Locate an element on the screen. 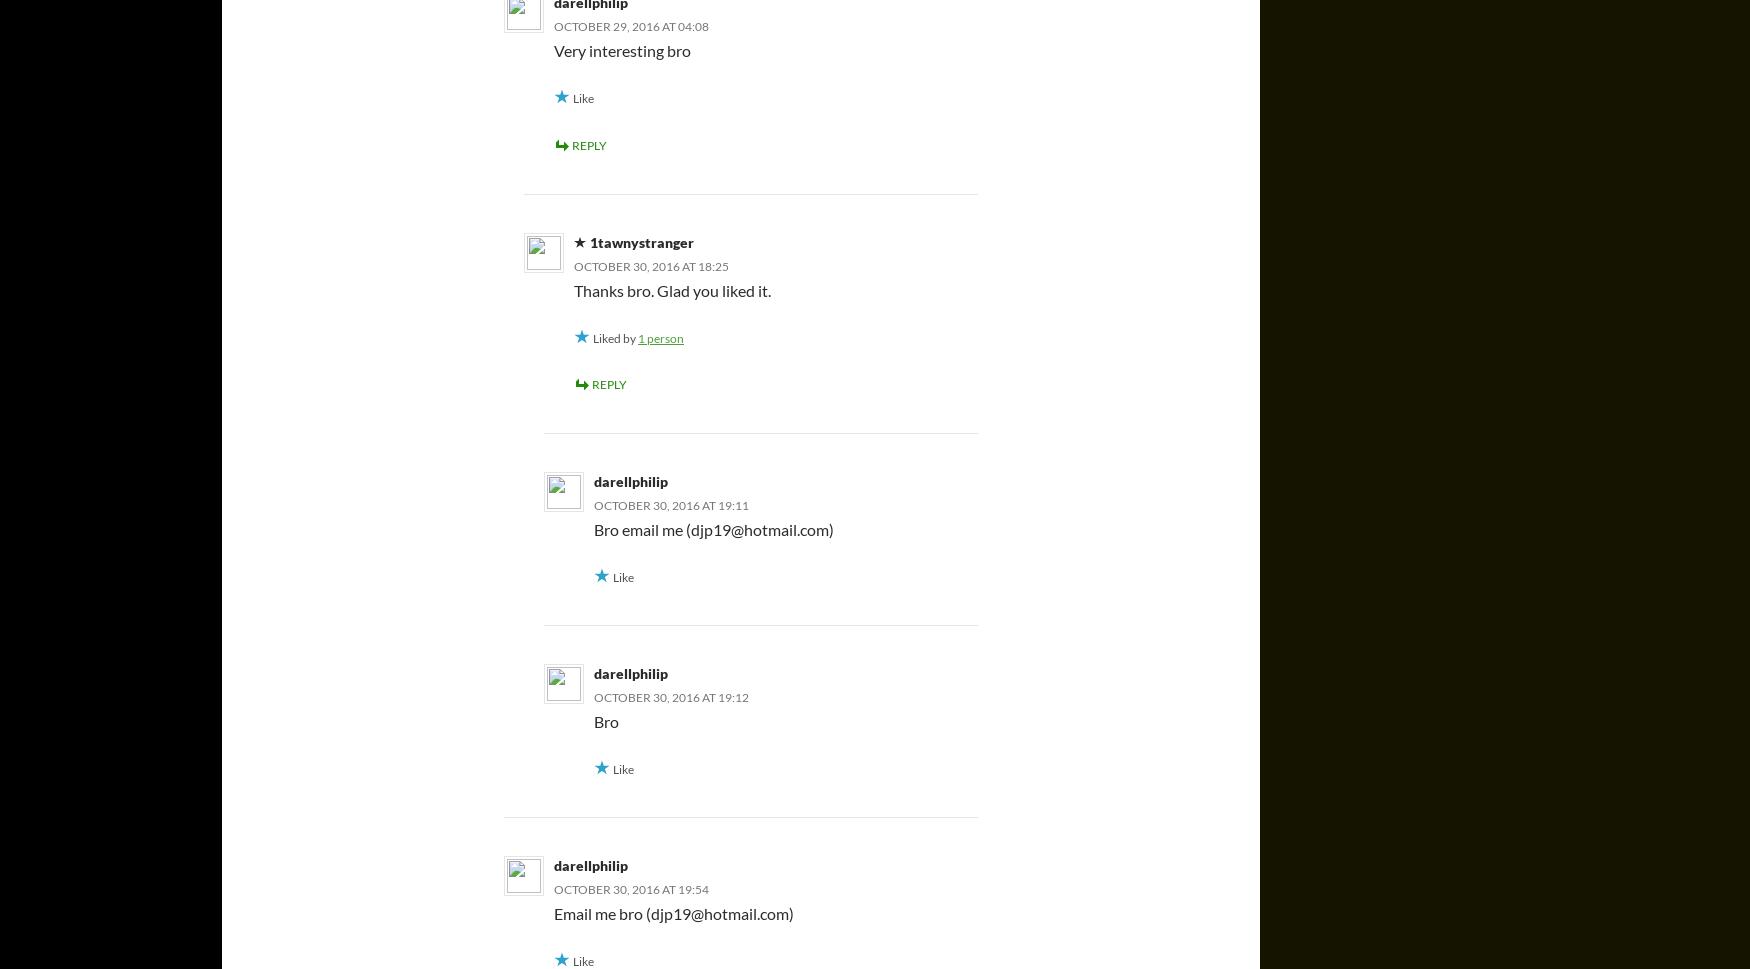  'Bro' is located at coordinates (606, 721).